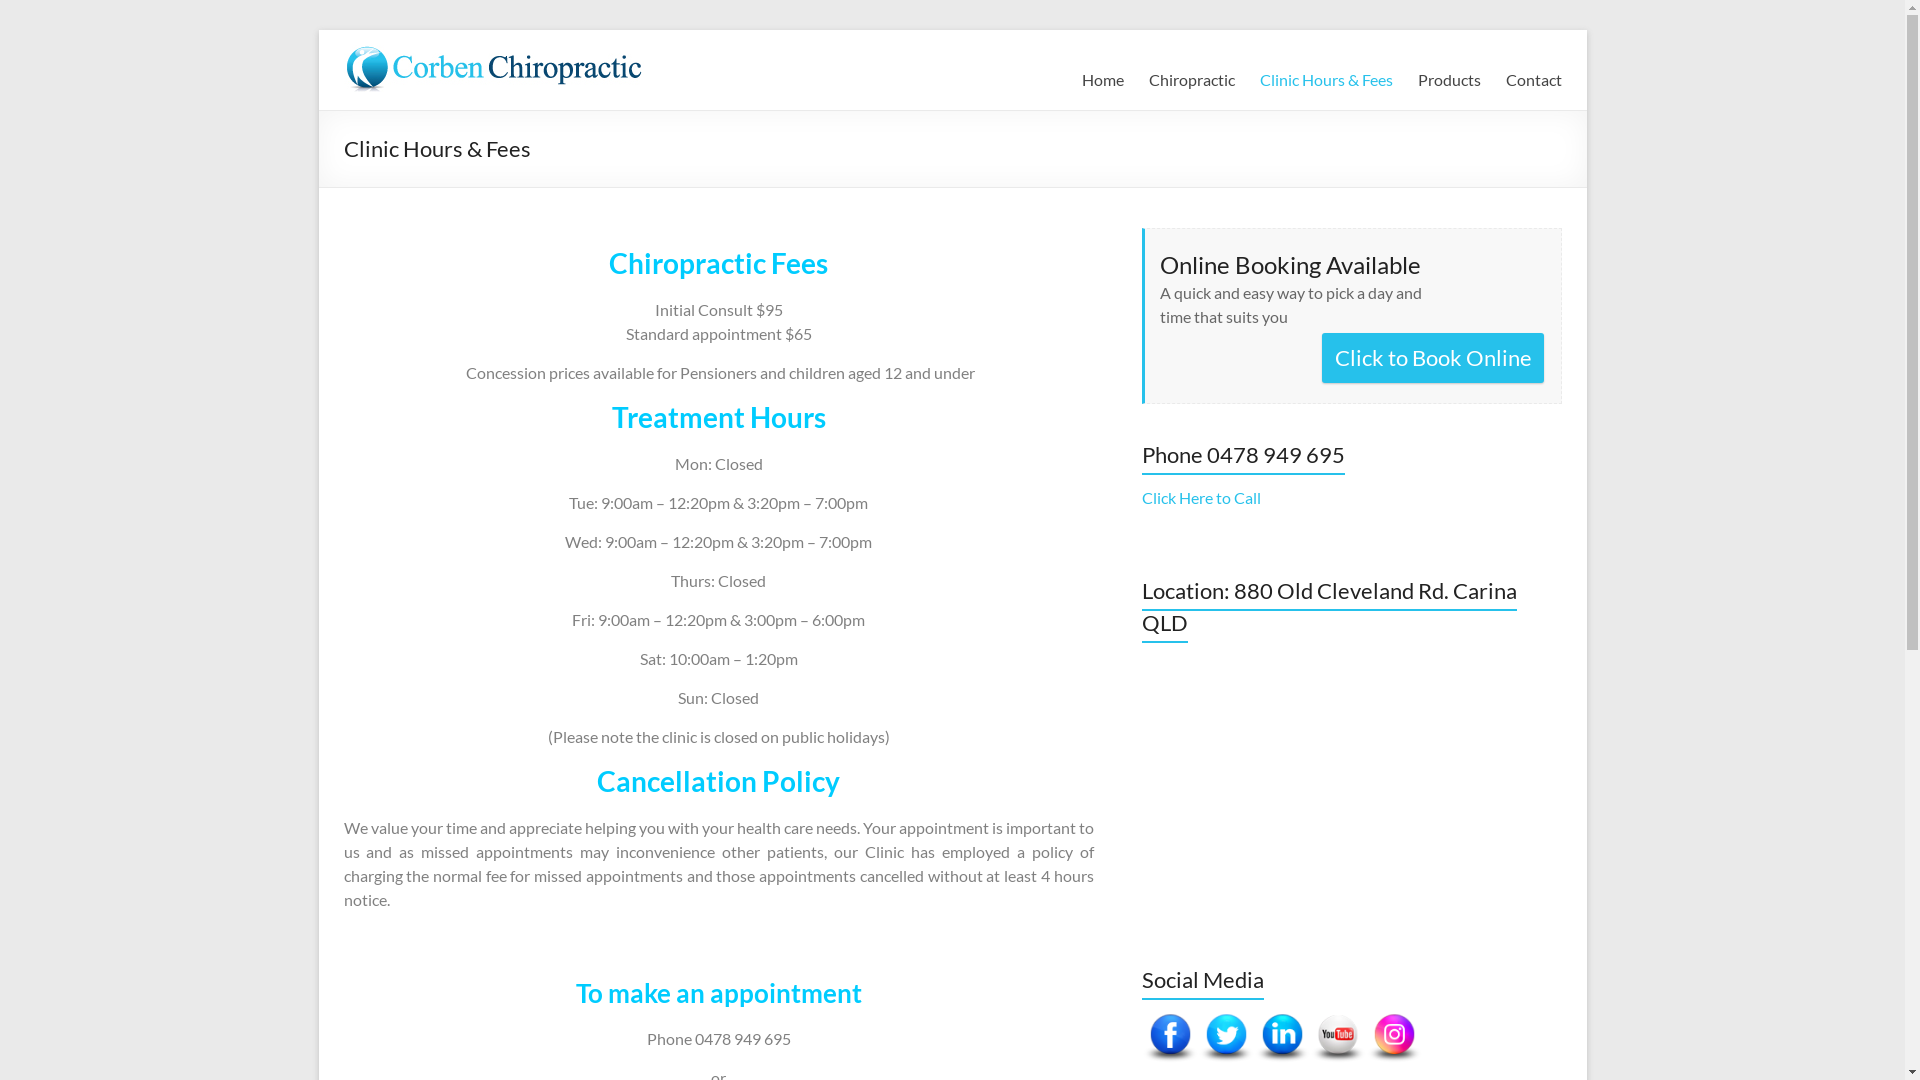 The image size is (1920, 1080). What do you see at coordinates (317, 29) in the screenshot?
I see `'Skip to content'` at bounding box center [317, 29].